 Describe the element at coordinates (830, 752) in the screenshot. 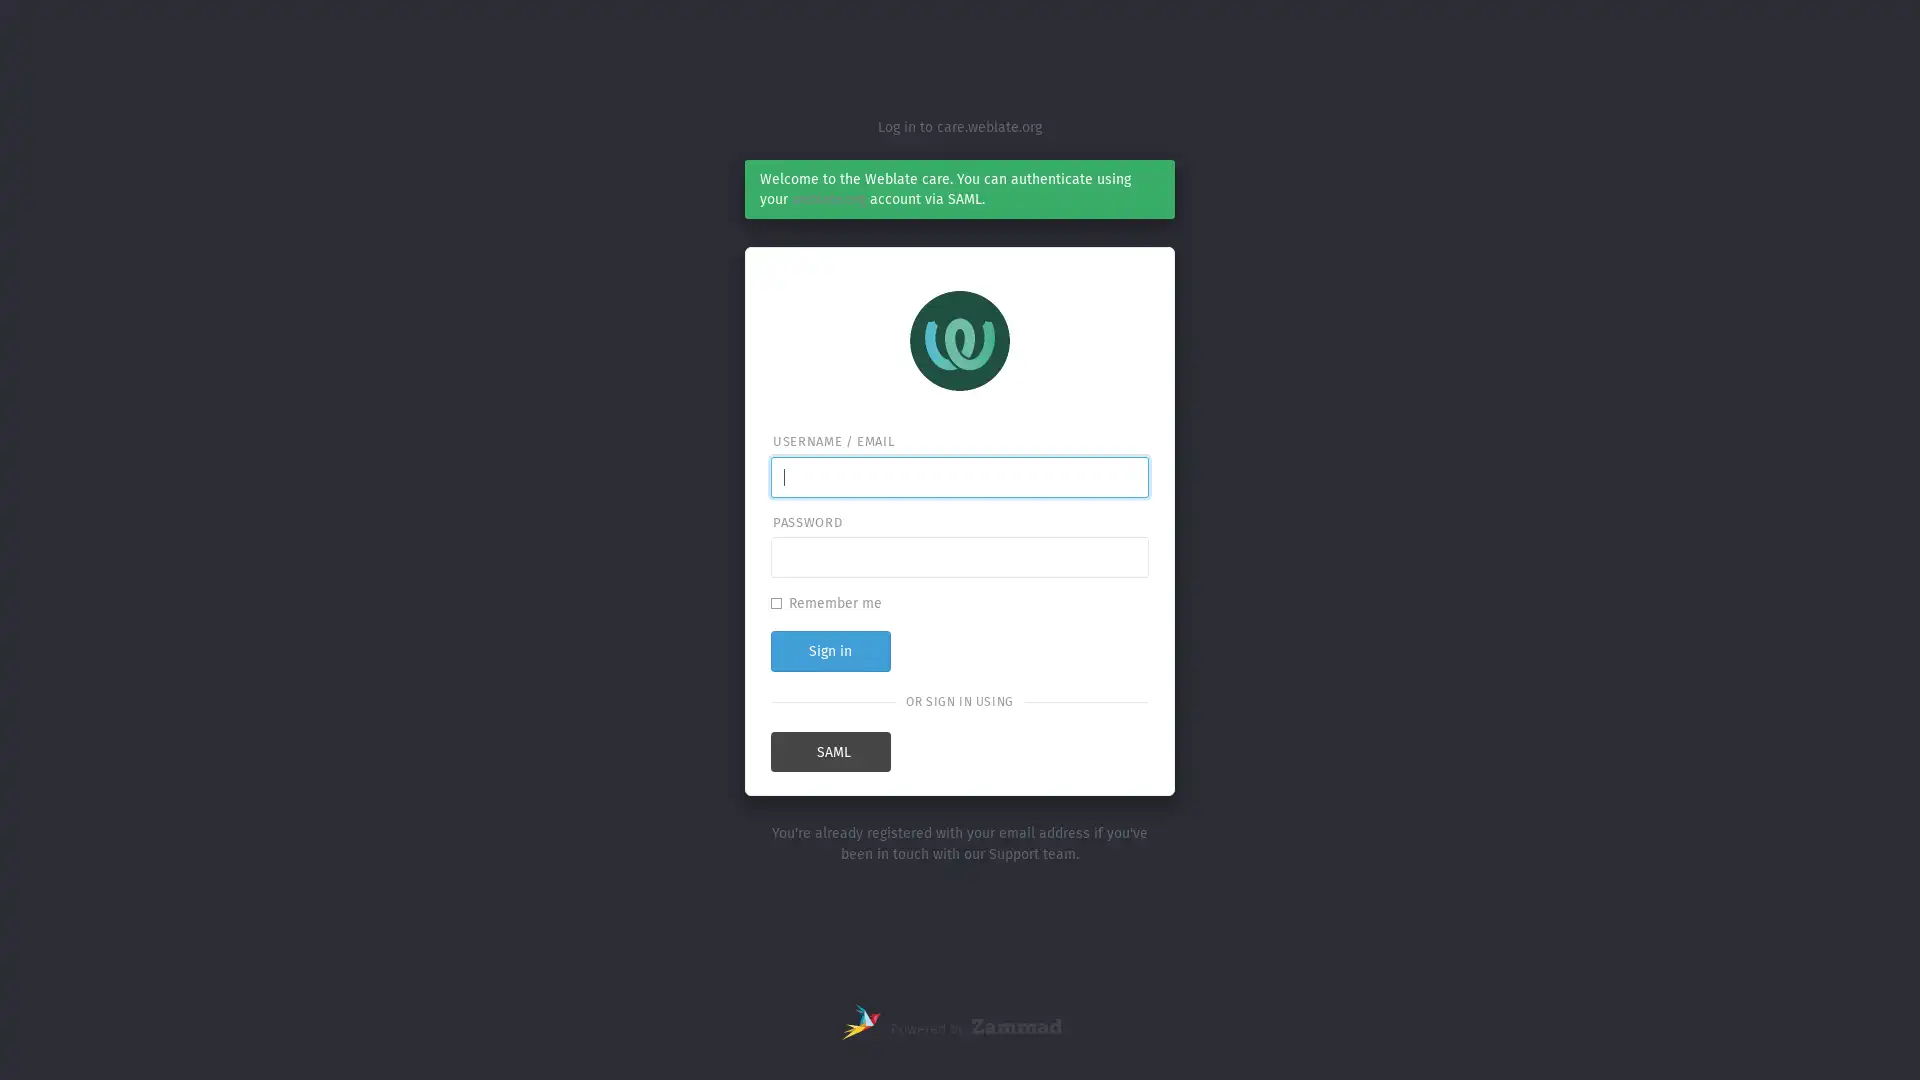

I see `SAML` at that location.